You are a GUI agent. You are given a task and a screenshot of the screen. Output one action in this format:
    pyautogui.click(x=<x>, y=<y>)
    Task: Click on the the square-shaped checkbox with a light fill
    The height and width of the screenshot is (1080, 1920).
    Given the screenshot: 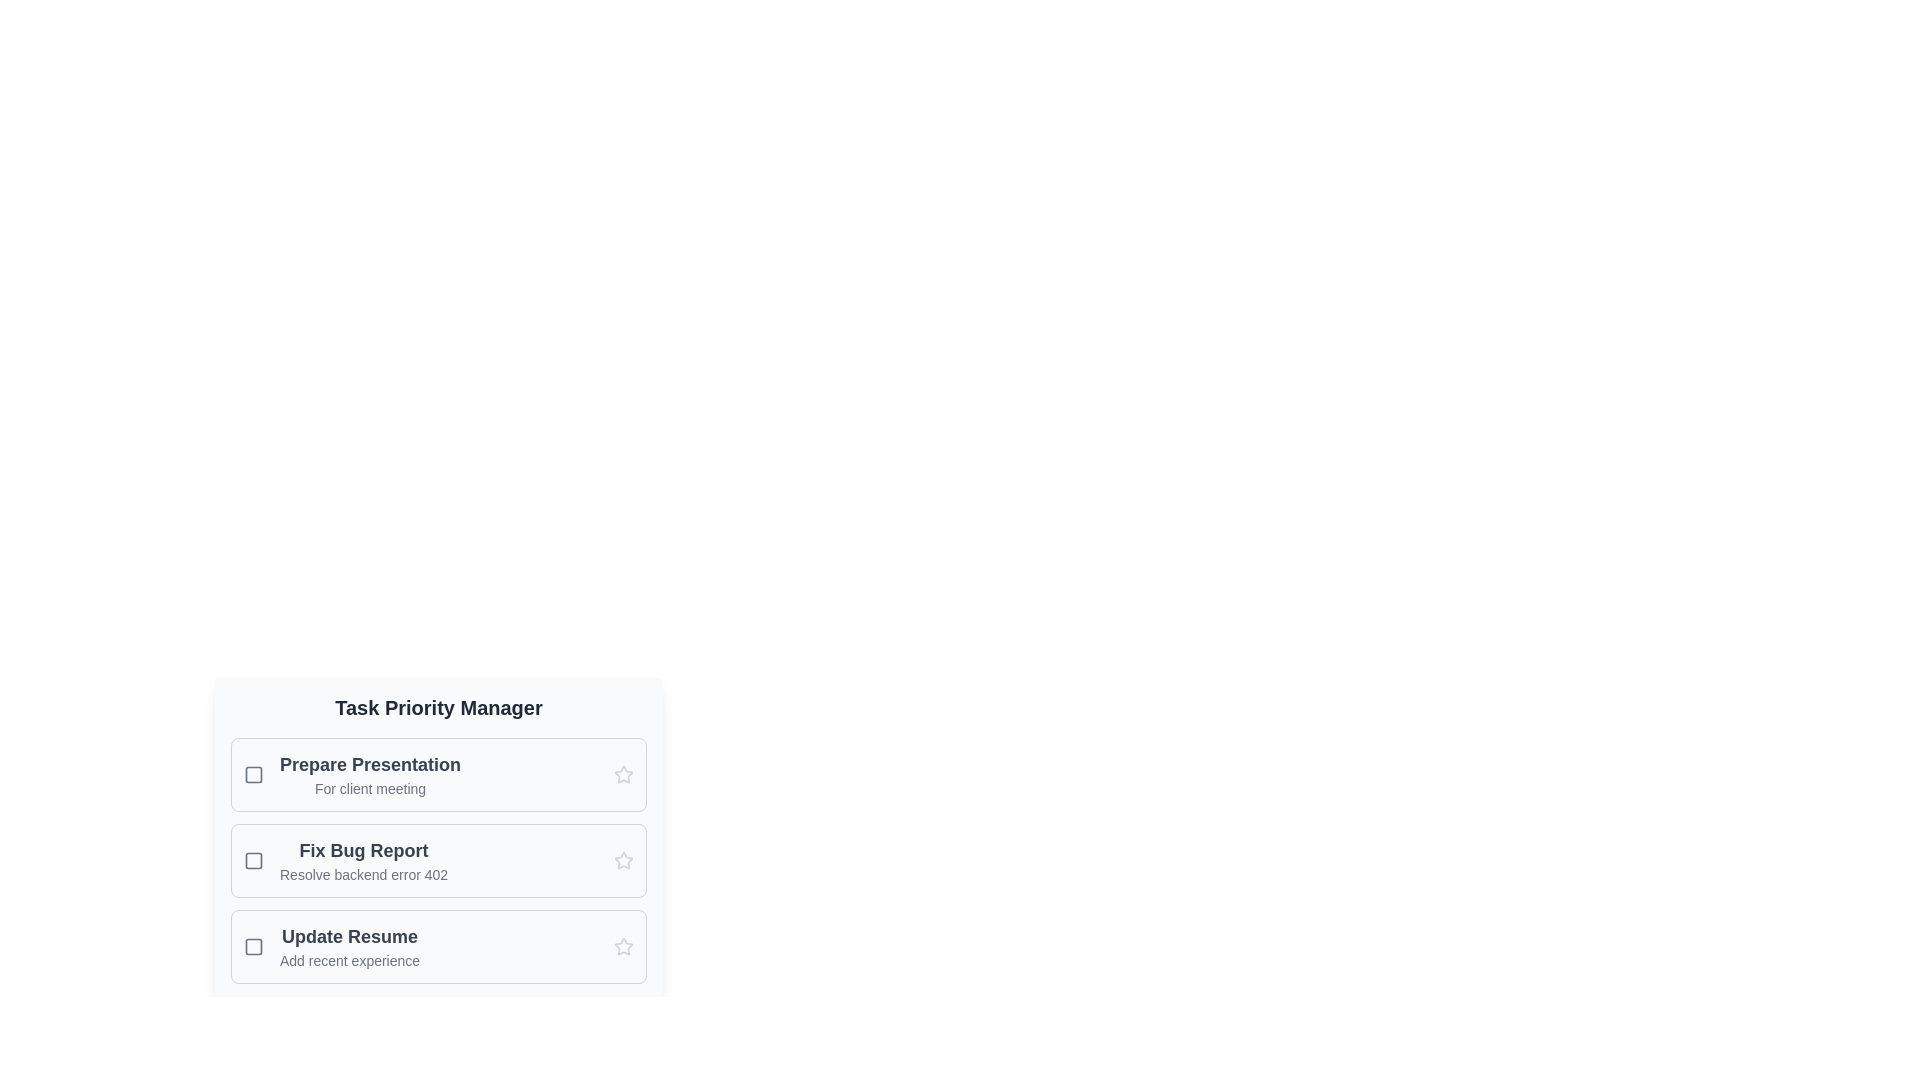 What is the action you would take?
    pyautogui.click(x=253, y=859)
    